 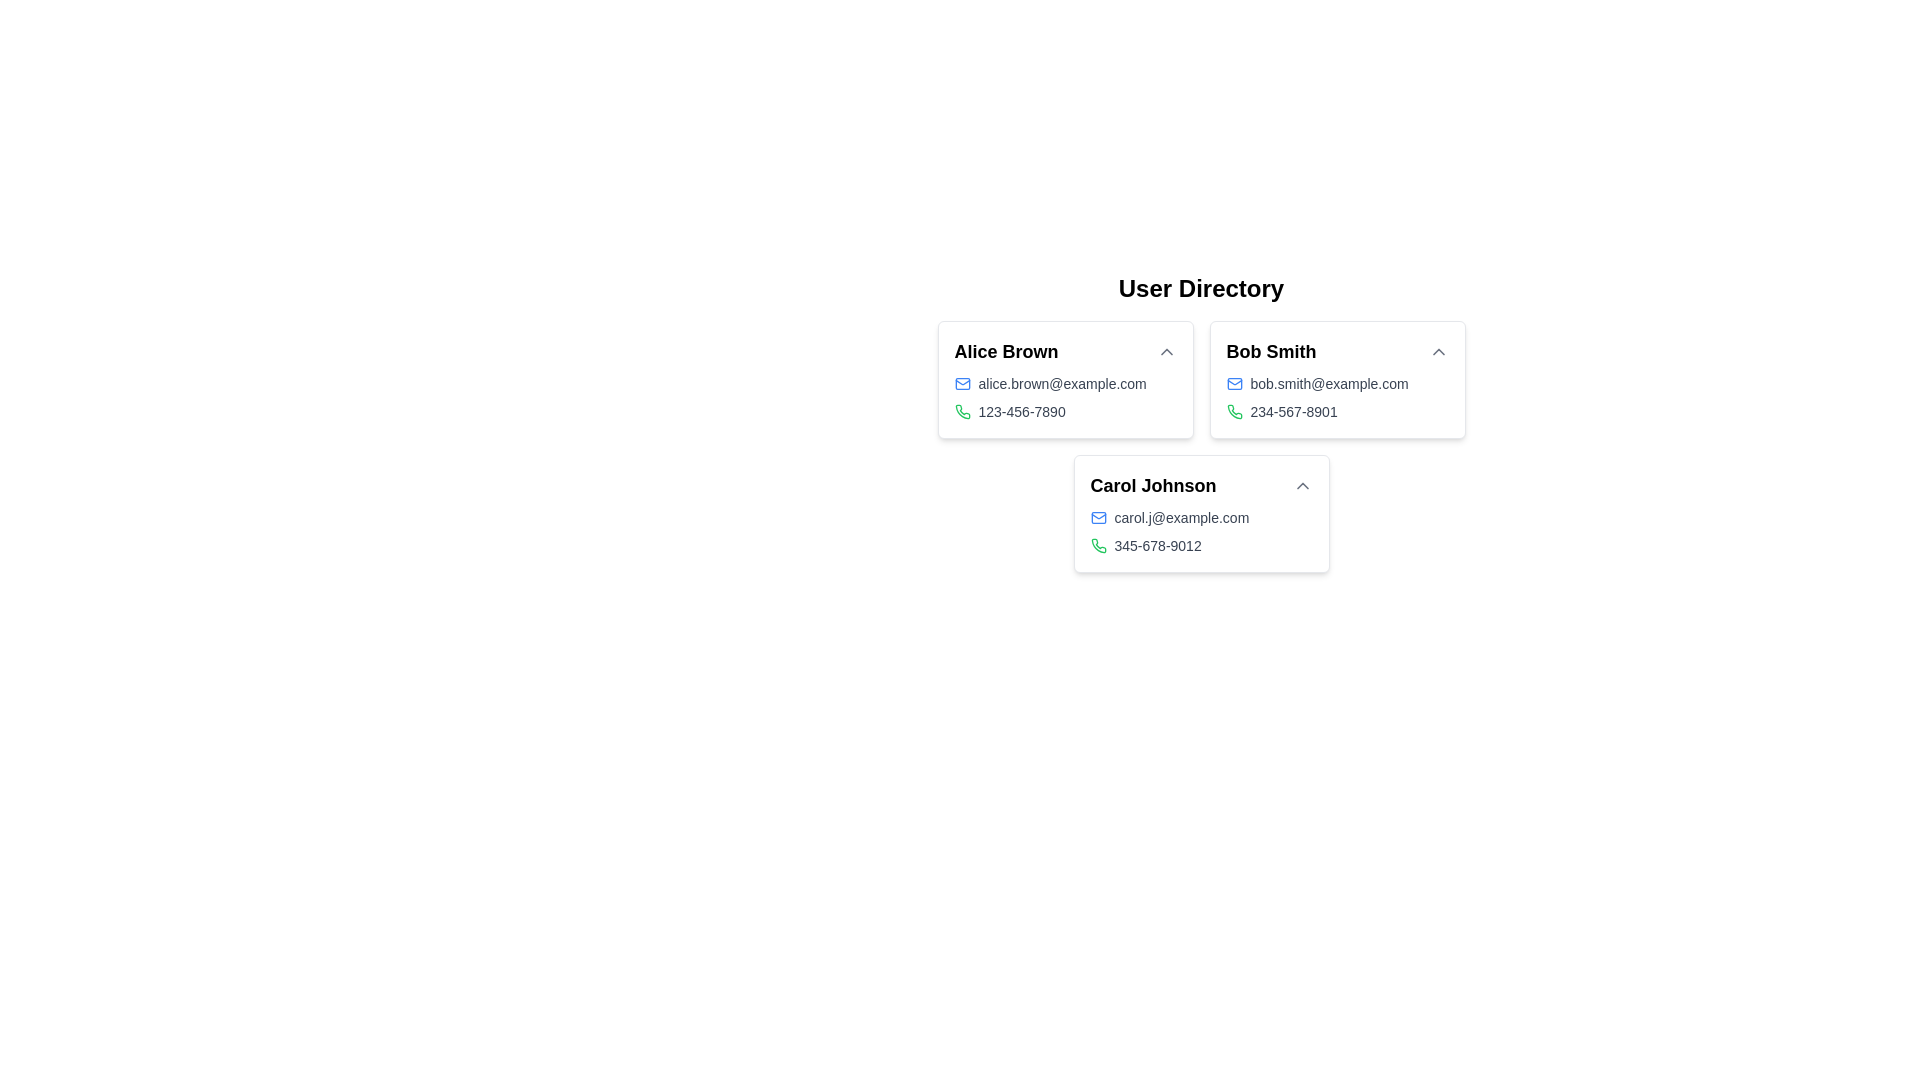 I want to click on the phone icon located to the left of the phone number '345-678-9012' in the contact card for 'Carol Johnson' to initiate a phone call, so click(x=1097, y=546).